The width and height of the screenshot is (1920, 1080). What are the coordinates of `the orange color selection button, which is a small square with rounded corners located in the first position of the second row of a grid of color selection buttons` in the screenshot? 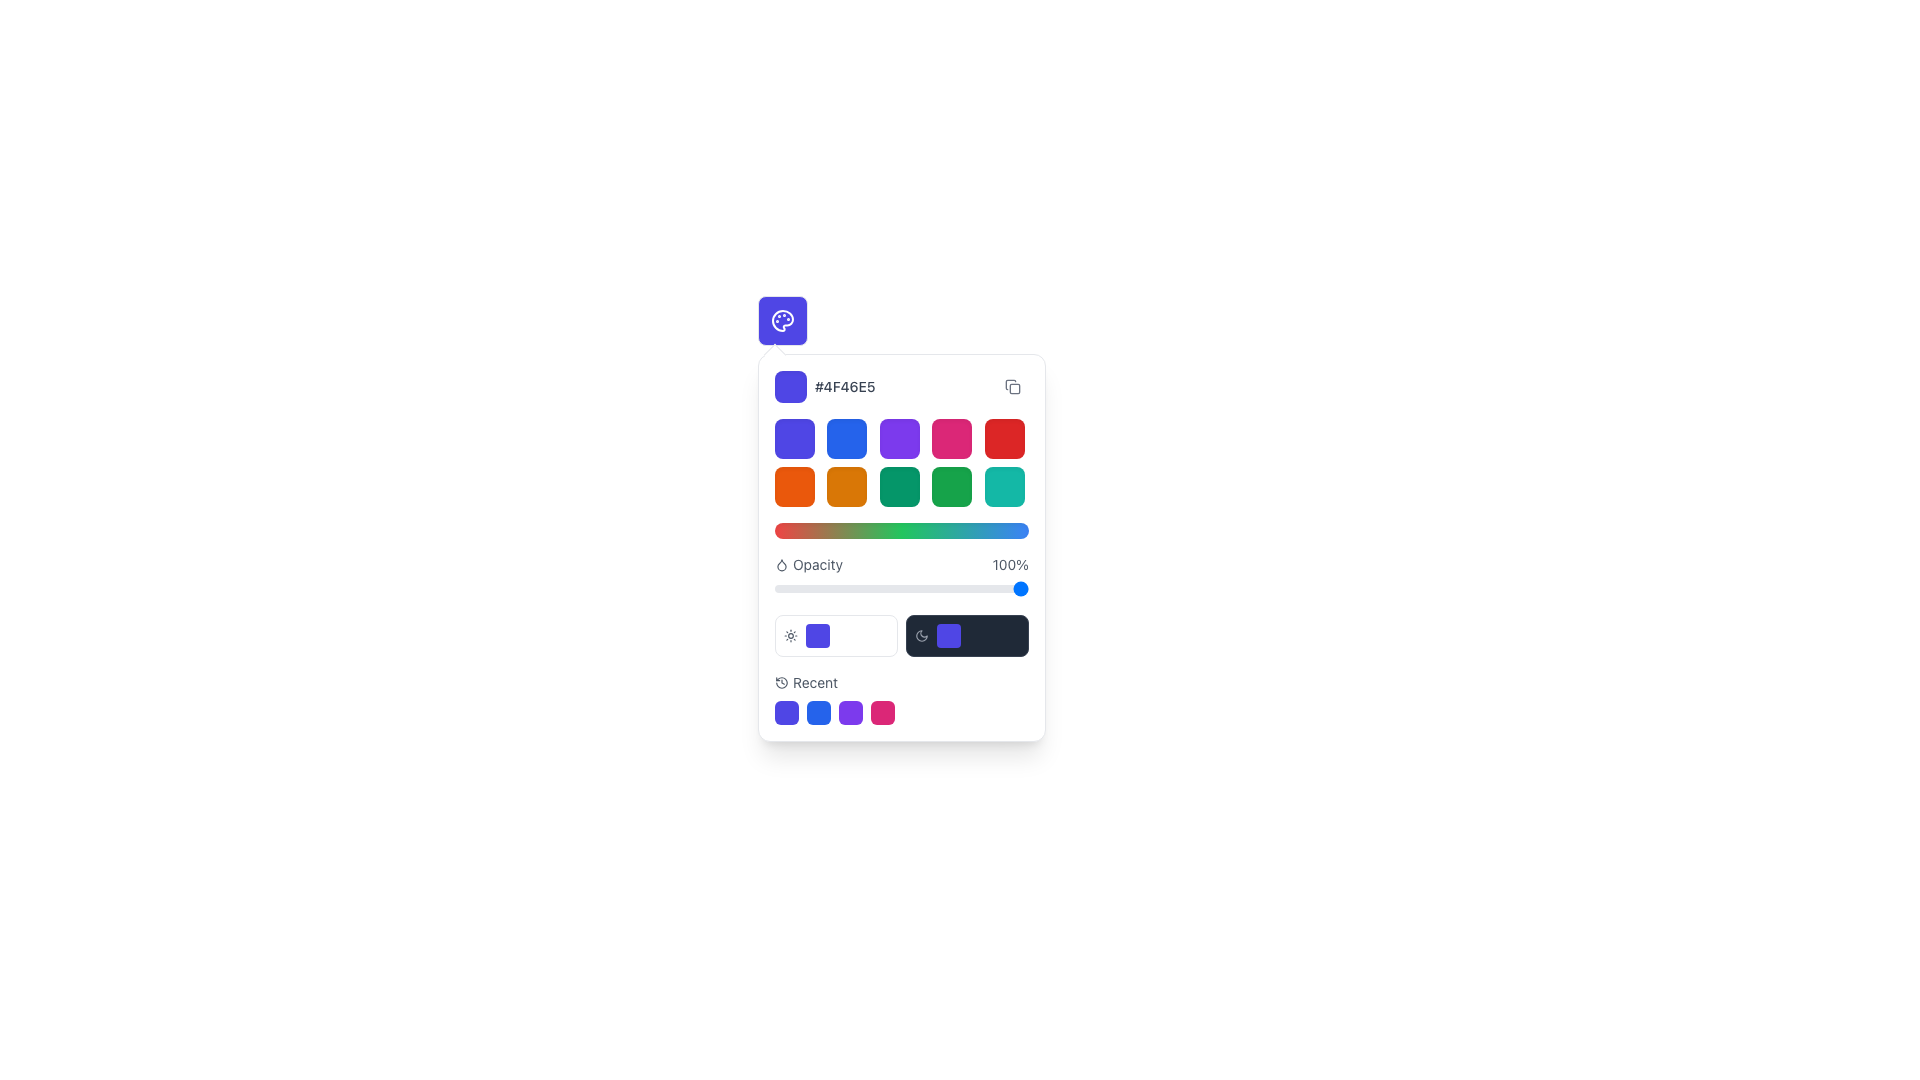 It's located at (794, 486).